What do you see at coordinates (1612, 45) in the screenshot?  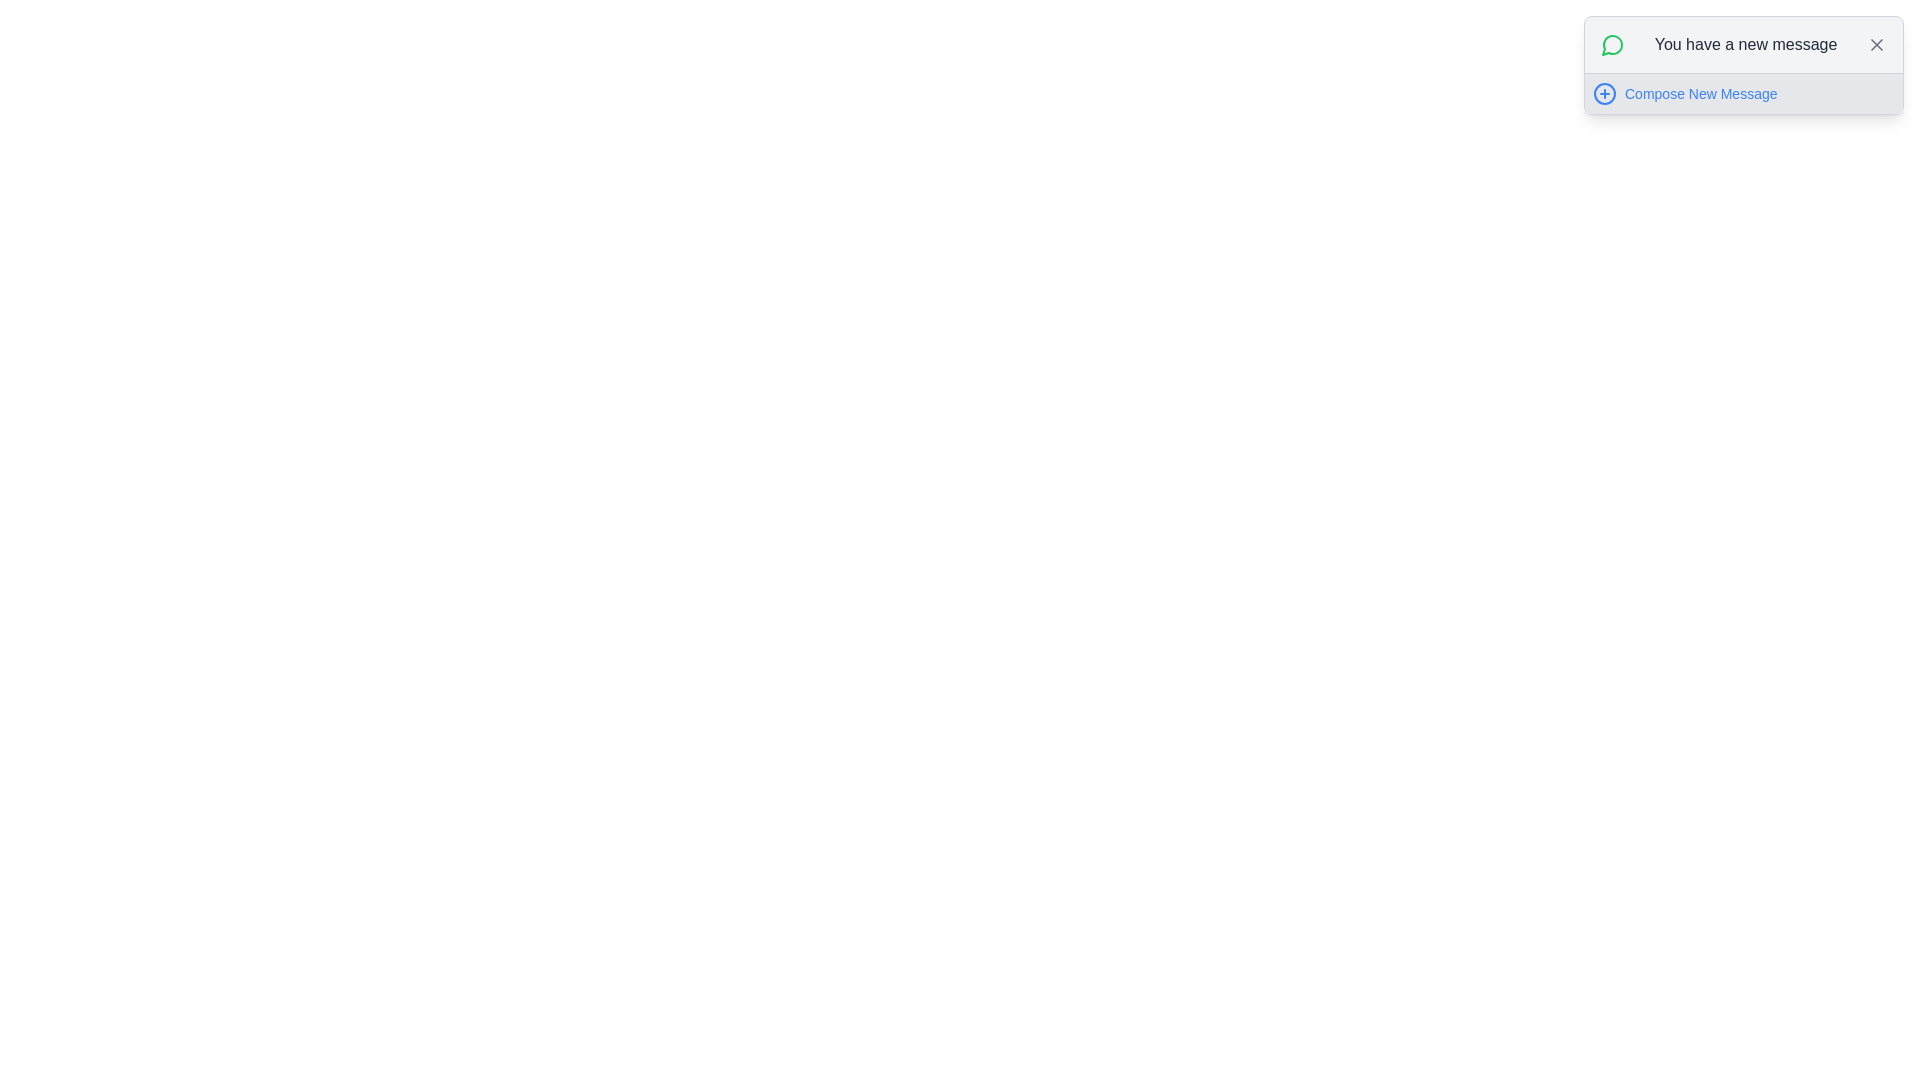 I see `the messaging notification icon located at the left side of the notification bar, which indicates the presence of a new message` at bounding box center [1612, 45].